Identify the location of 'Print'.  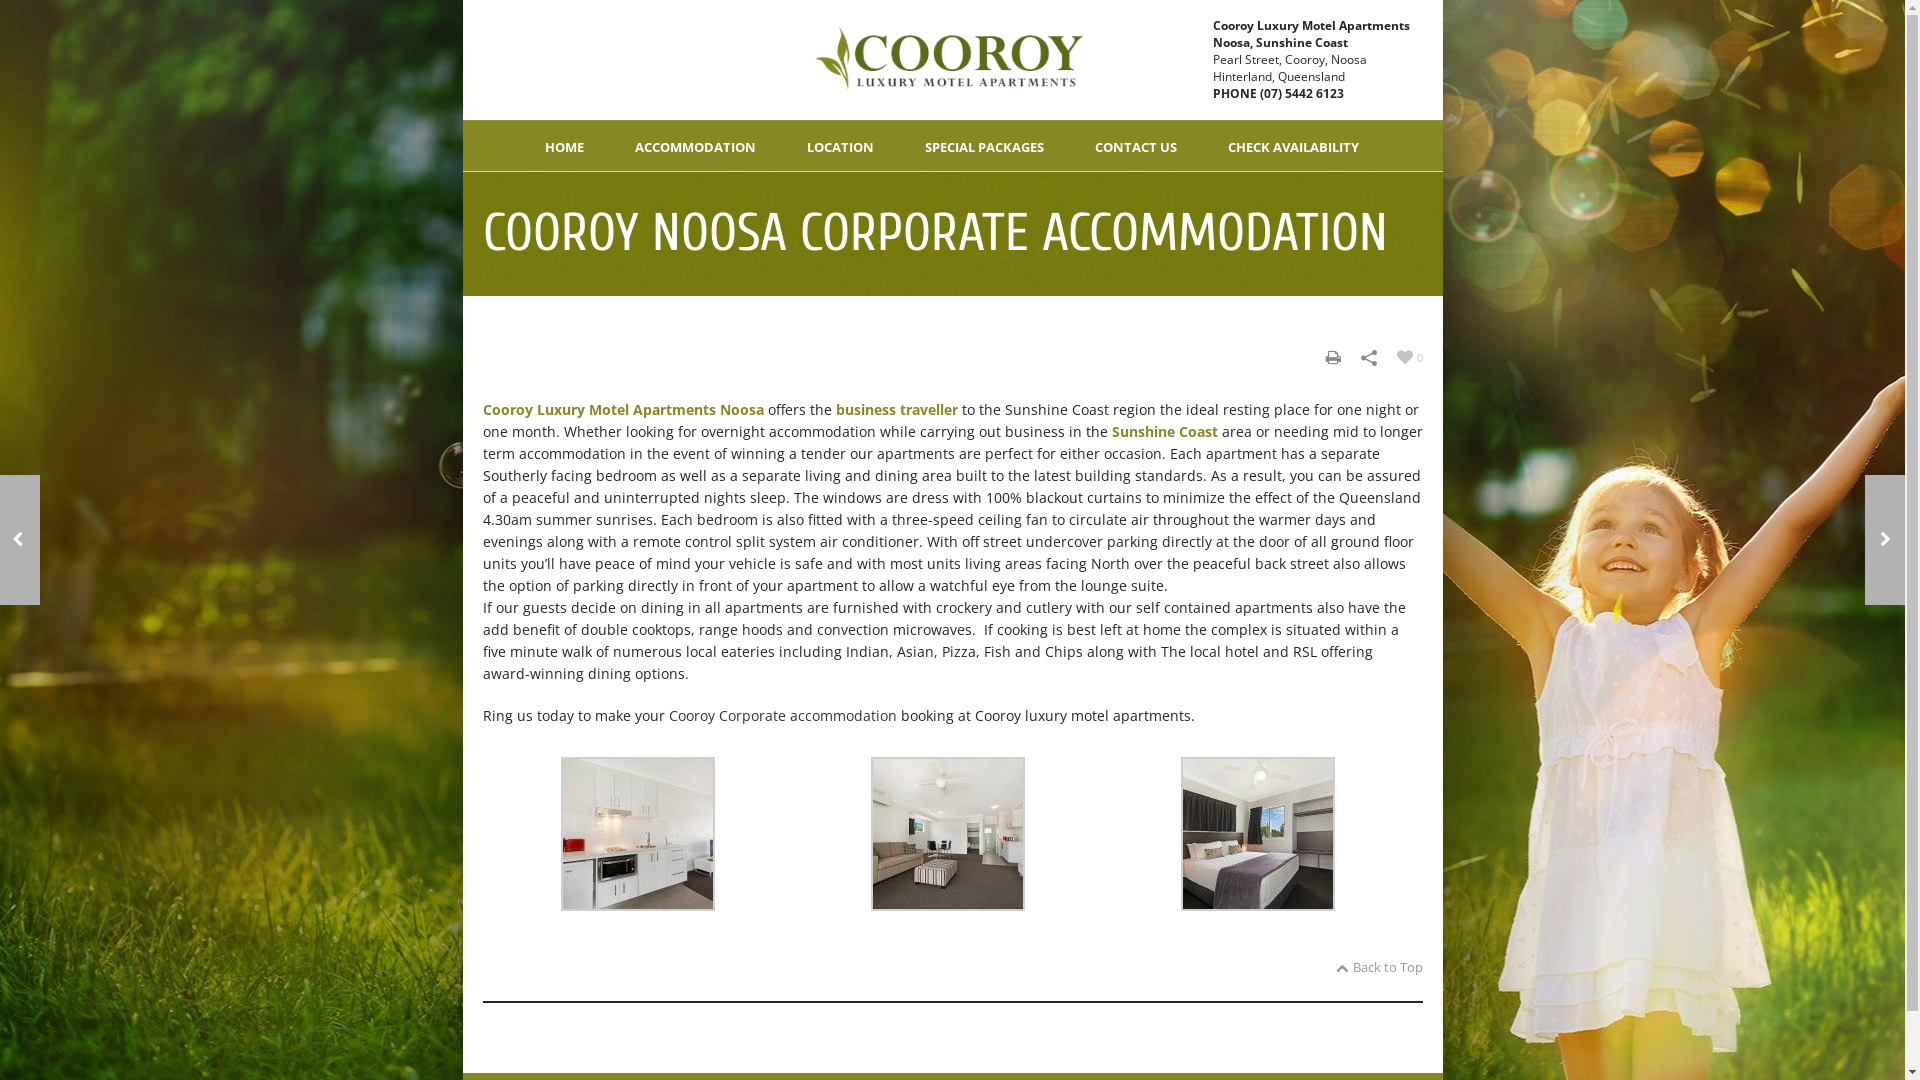
(1333, 356).